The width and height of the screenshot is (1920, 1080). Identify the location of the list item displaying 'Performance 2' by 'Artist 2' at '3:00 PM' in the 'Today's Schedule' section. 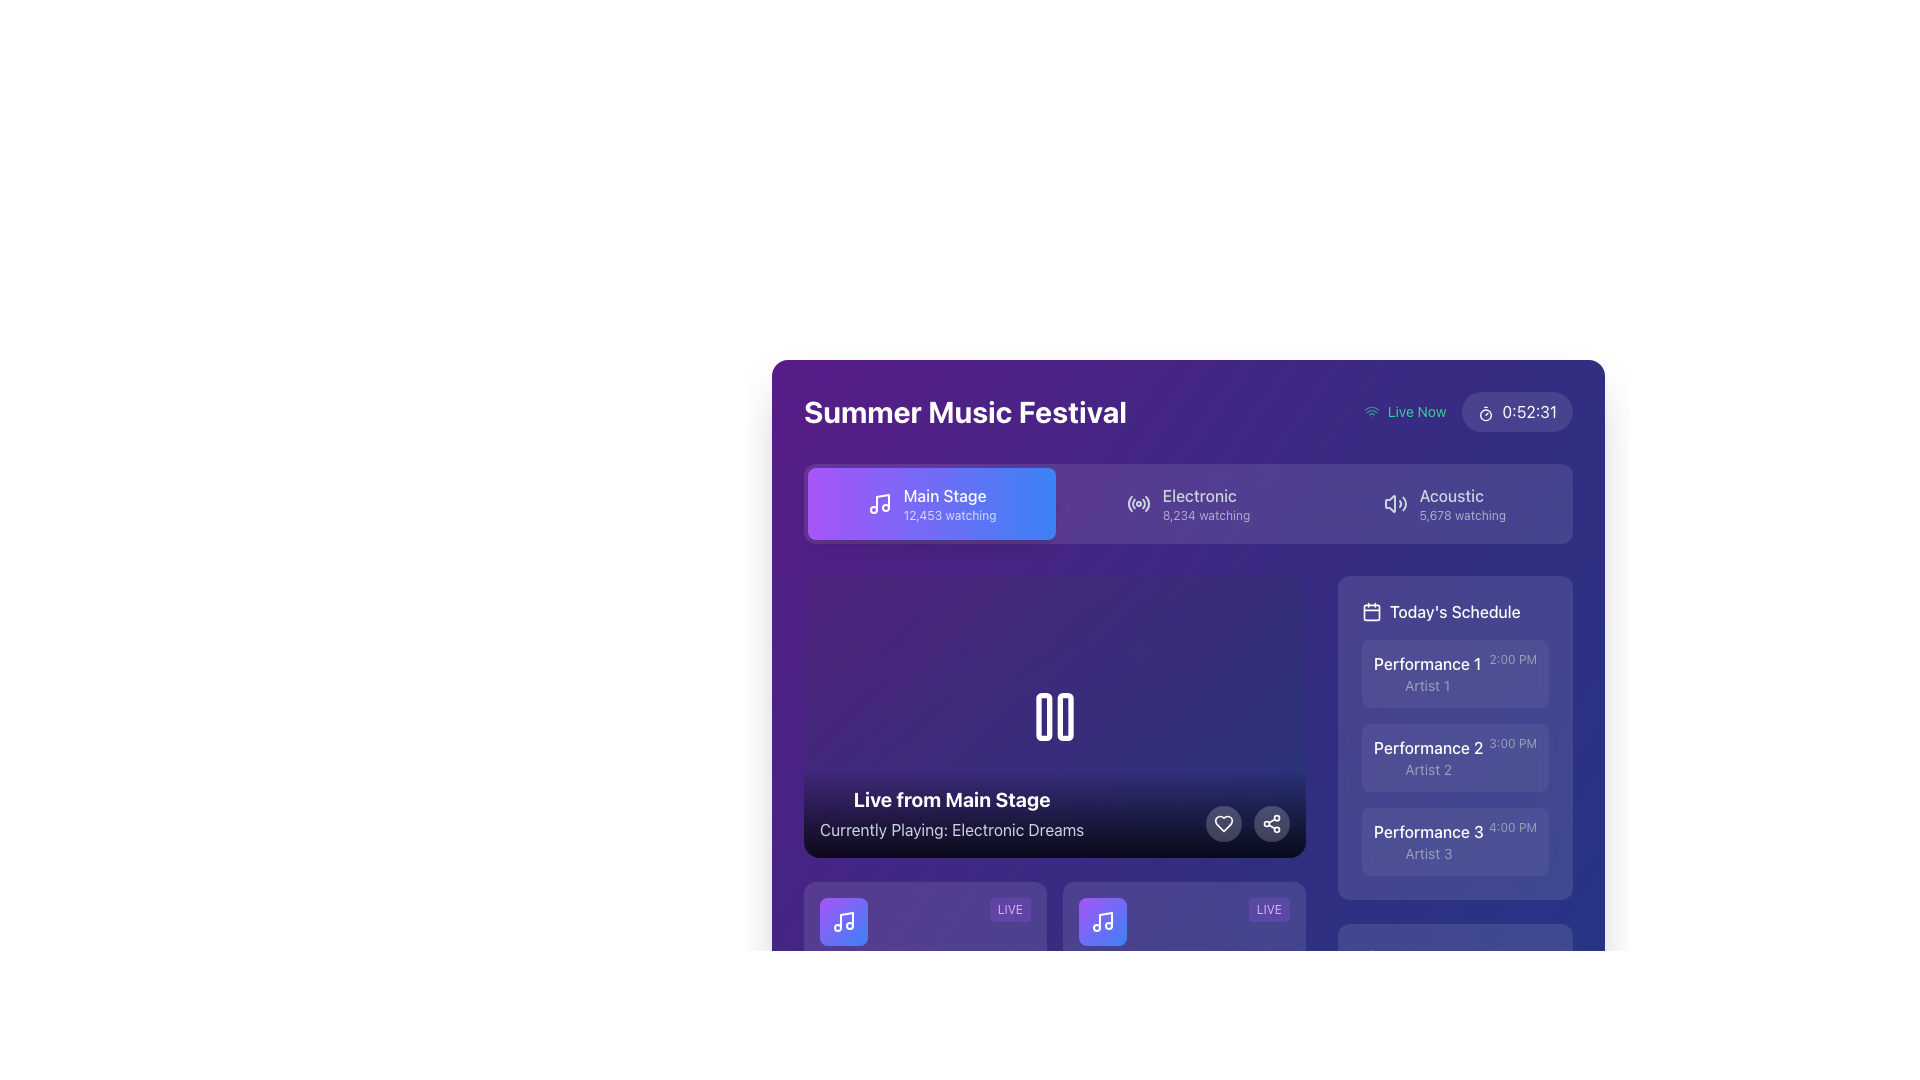
(1455, 758).